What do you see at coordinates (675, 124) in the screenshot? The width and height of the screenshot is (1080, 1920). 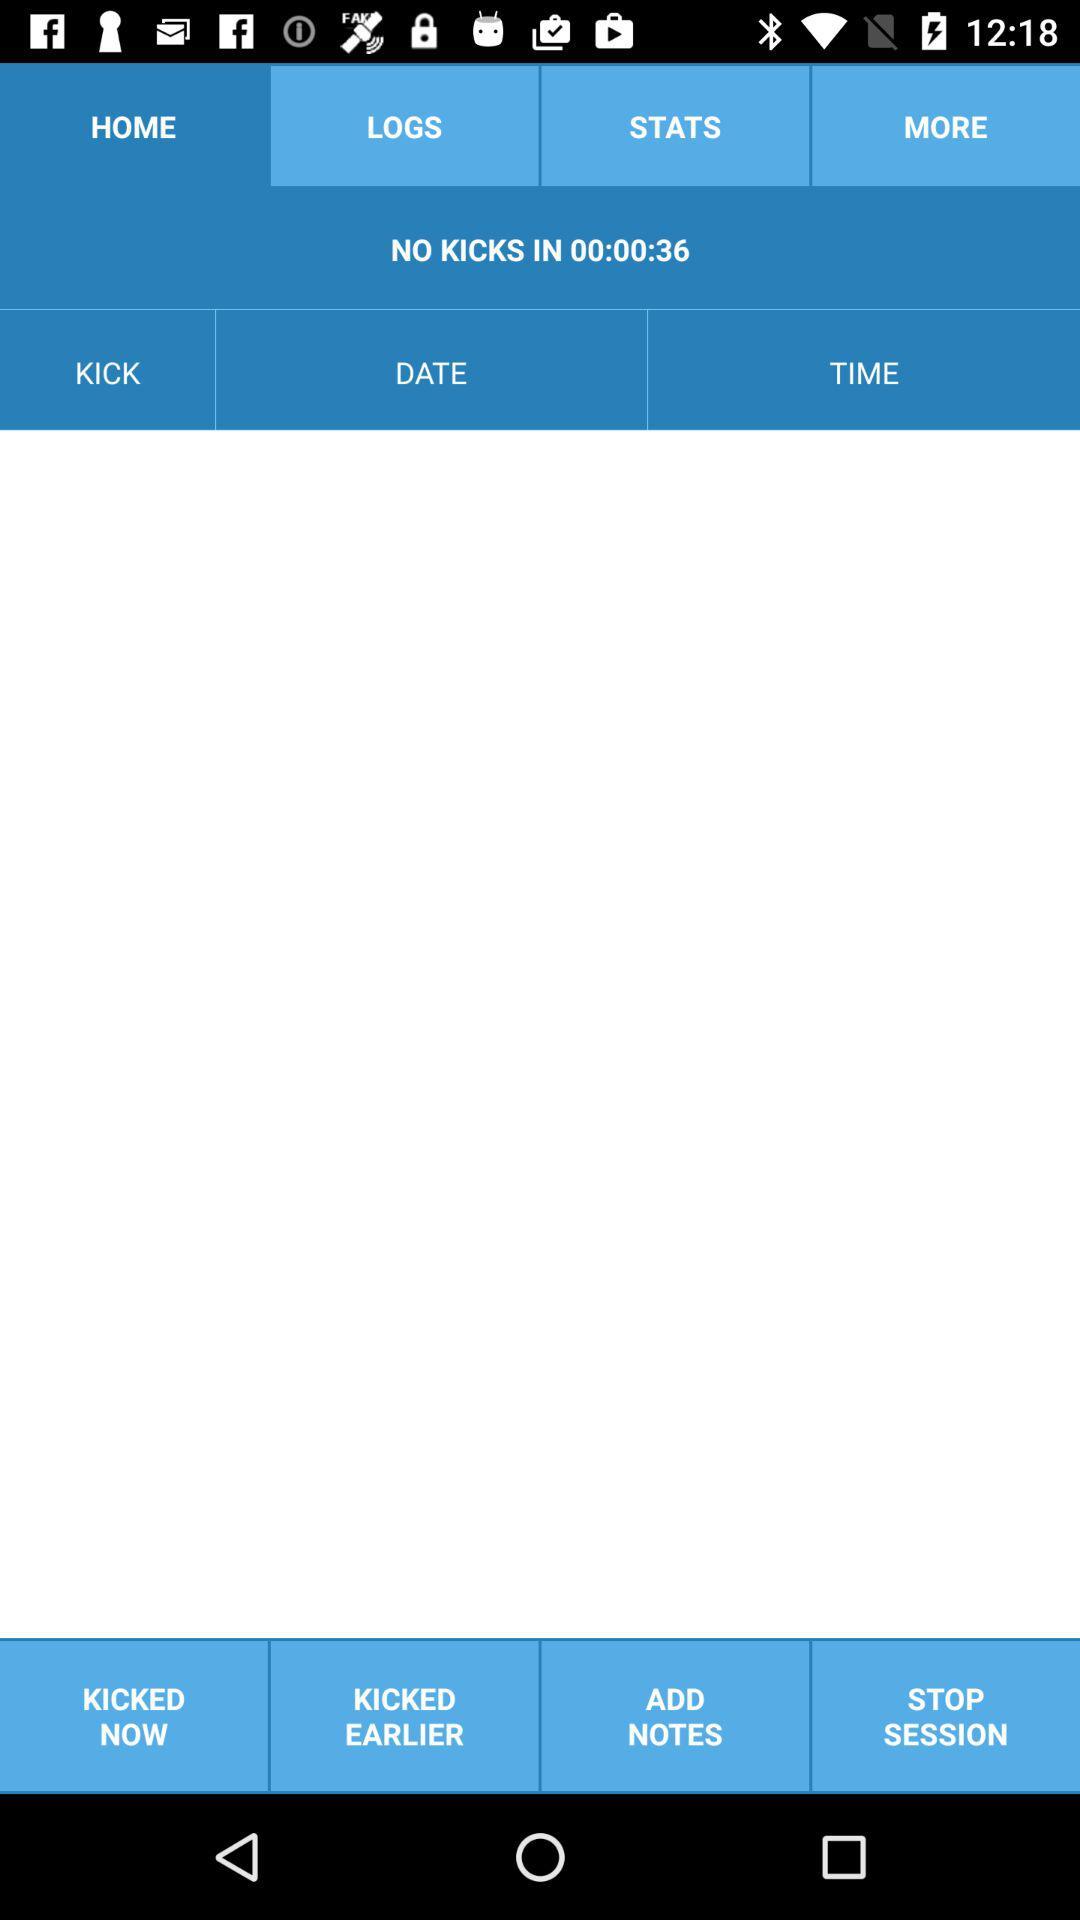 I see `the stats button` at bounding box center [675, 124].